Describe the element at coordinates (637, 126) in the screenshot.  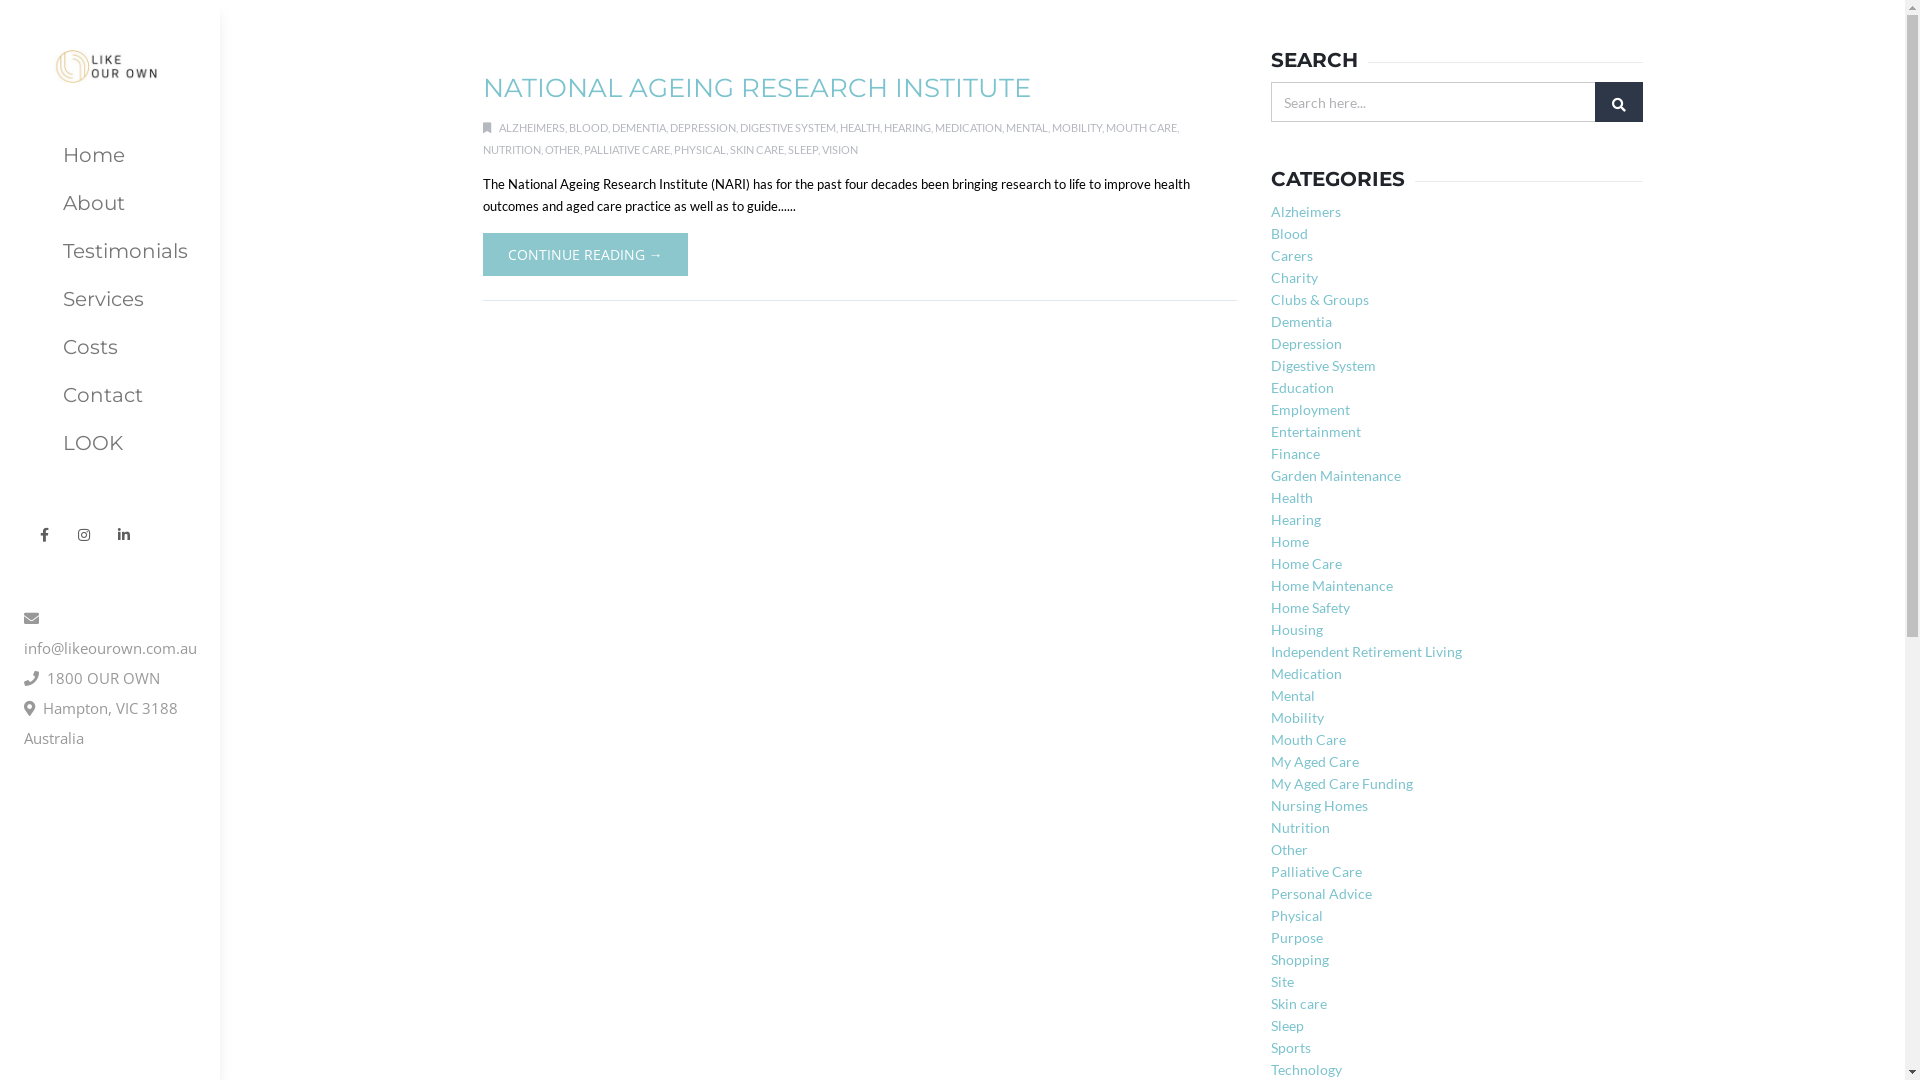
I see `'DEMENTIA'` at that location.